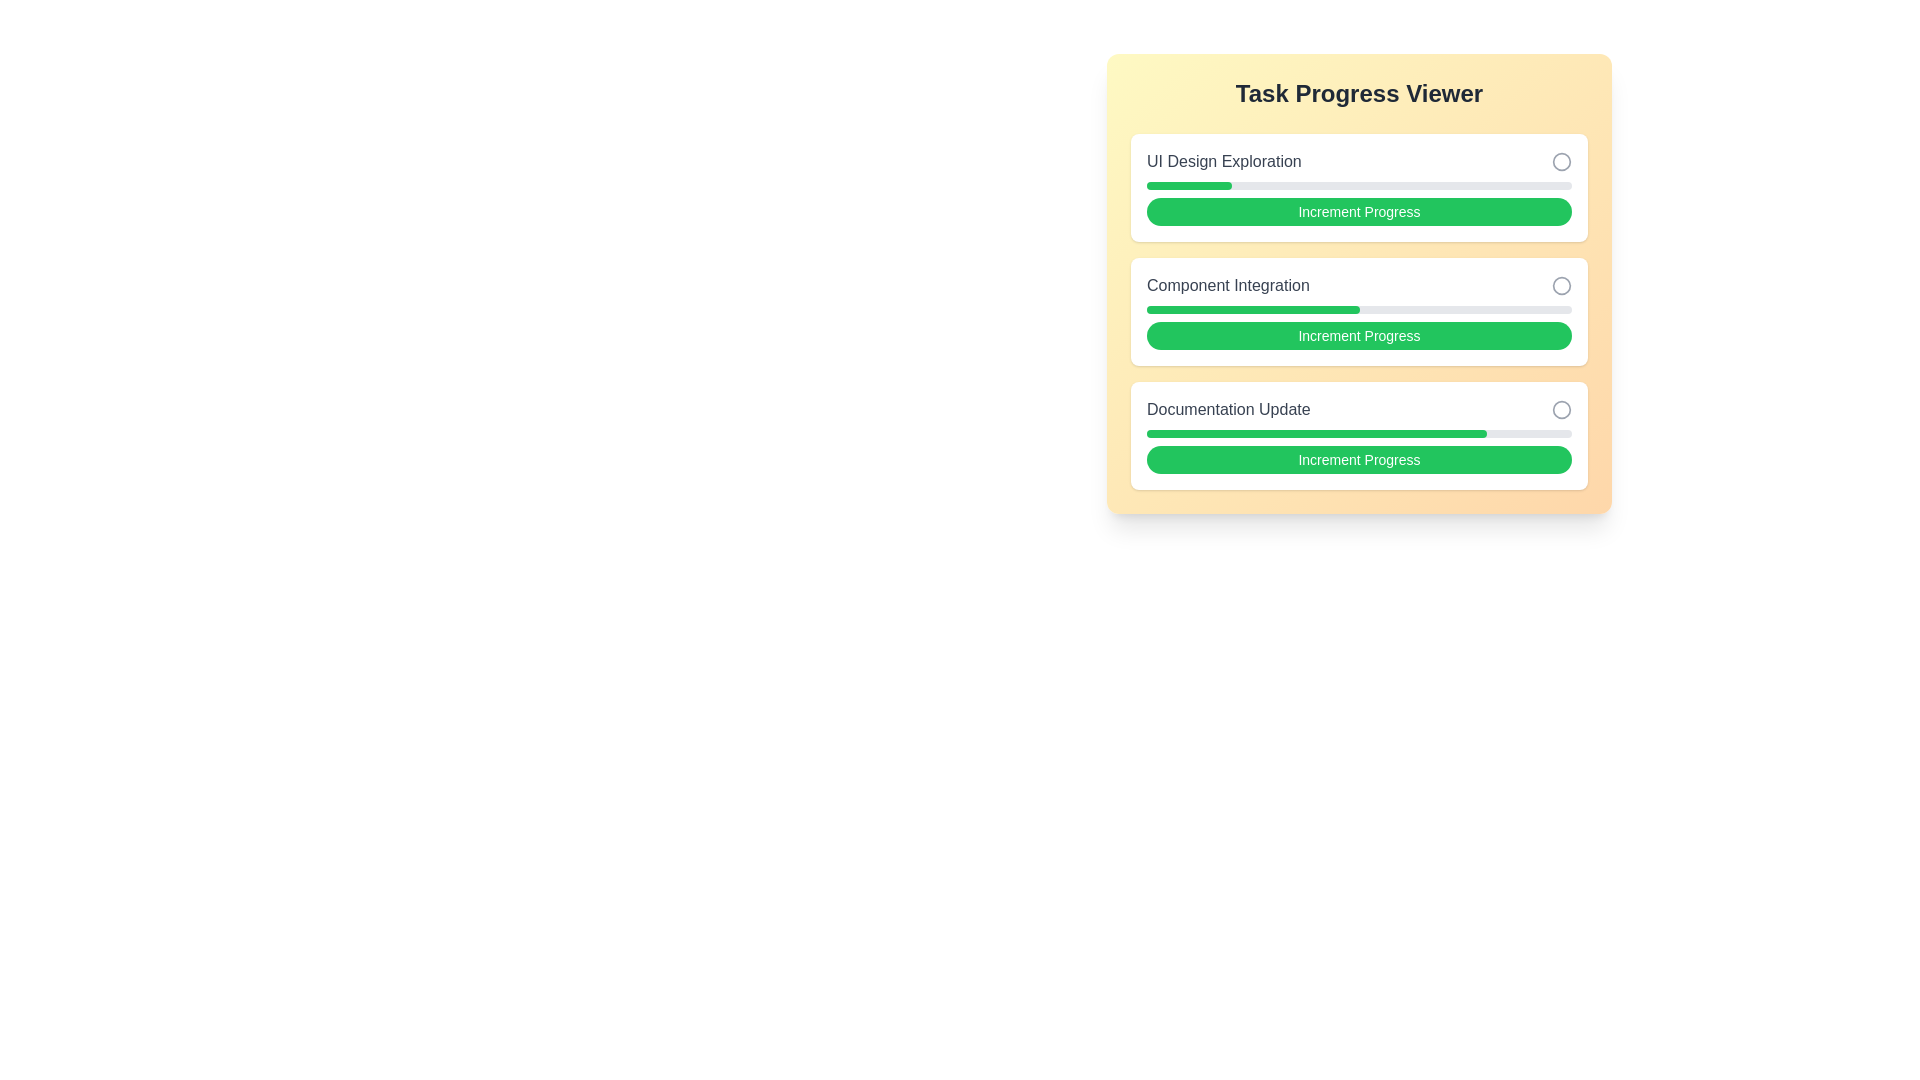  Describe the element at coordinates (1359, 188) in the screenshot. I see `the Task Card labeled 'UI Design Exploration', which features a progress bar and an 'Increment Progress' button at the bottom` at that location.